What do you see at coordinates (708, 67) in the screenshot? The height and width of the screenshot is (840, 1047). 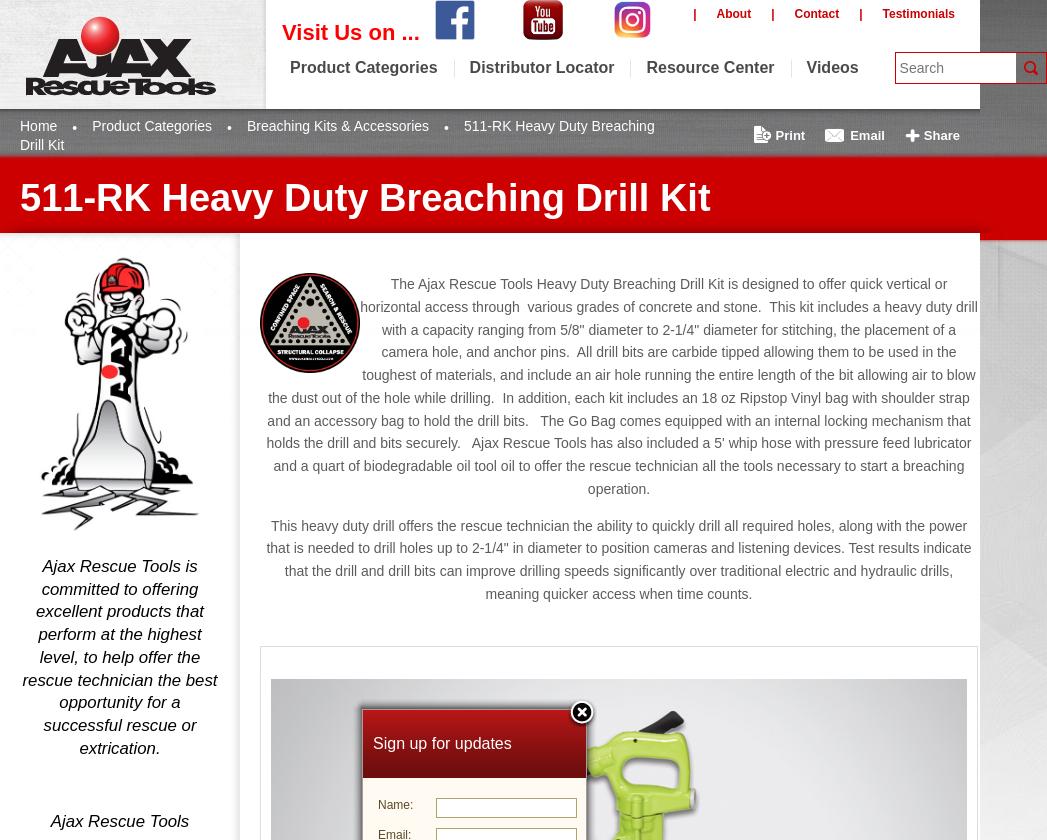 I see `'Resource Center'` at bounding box center [708, 67].